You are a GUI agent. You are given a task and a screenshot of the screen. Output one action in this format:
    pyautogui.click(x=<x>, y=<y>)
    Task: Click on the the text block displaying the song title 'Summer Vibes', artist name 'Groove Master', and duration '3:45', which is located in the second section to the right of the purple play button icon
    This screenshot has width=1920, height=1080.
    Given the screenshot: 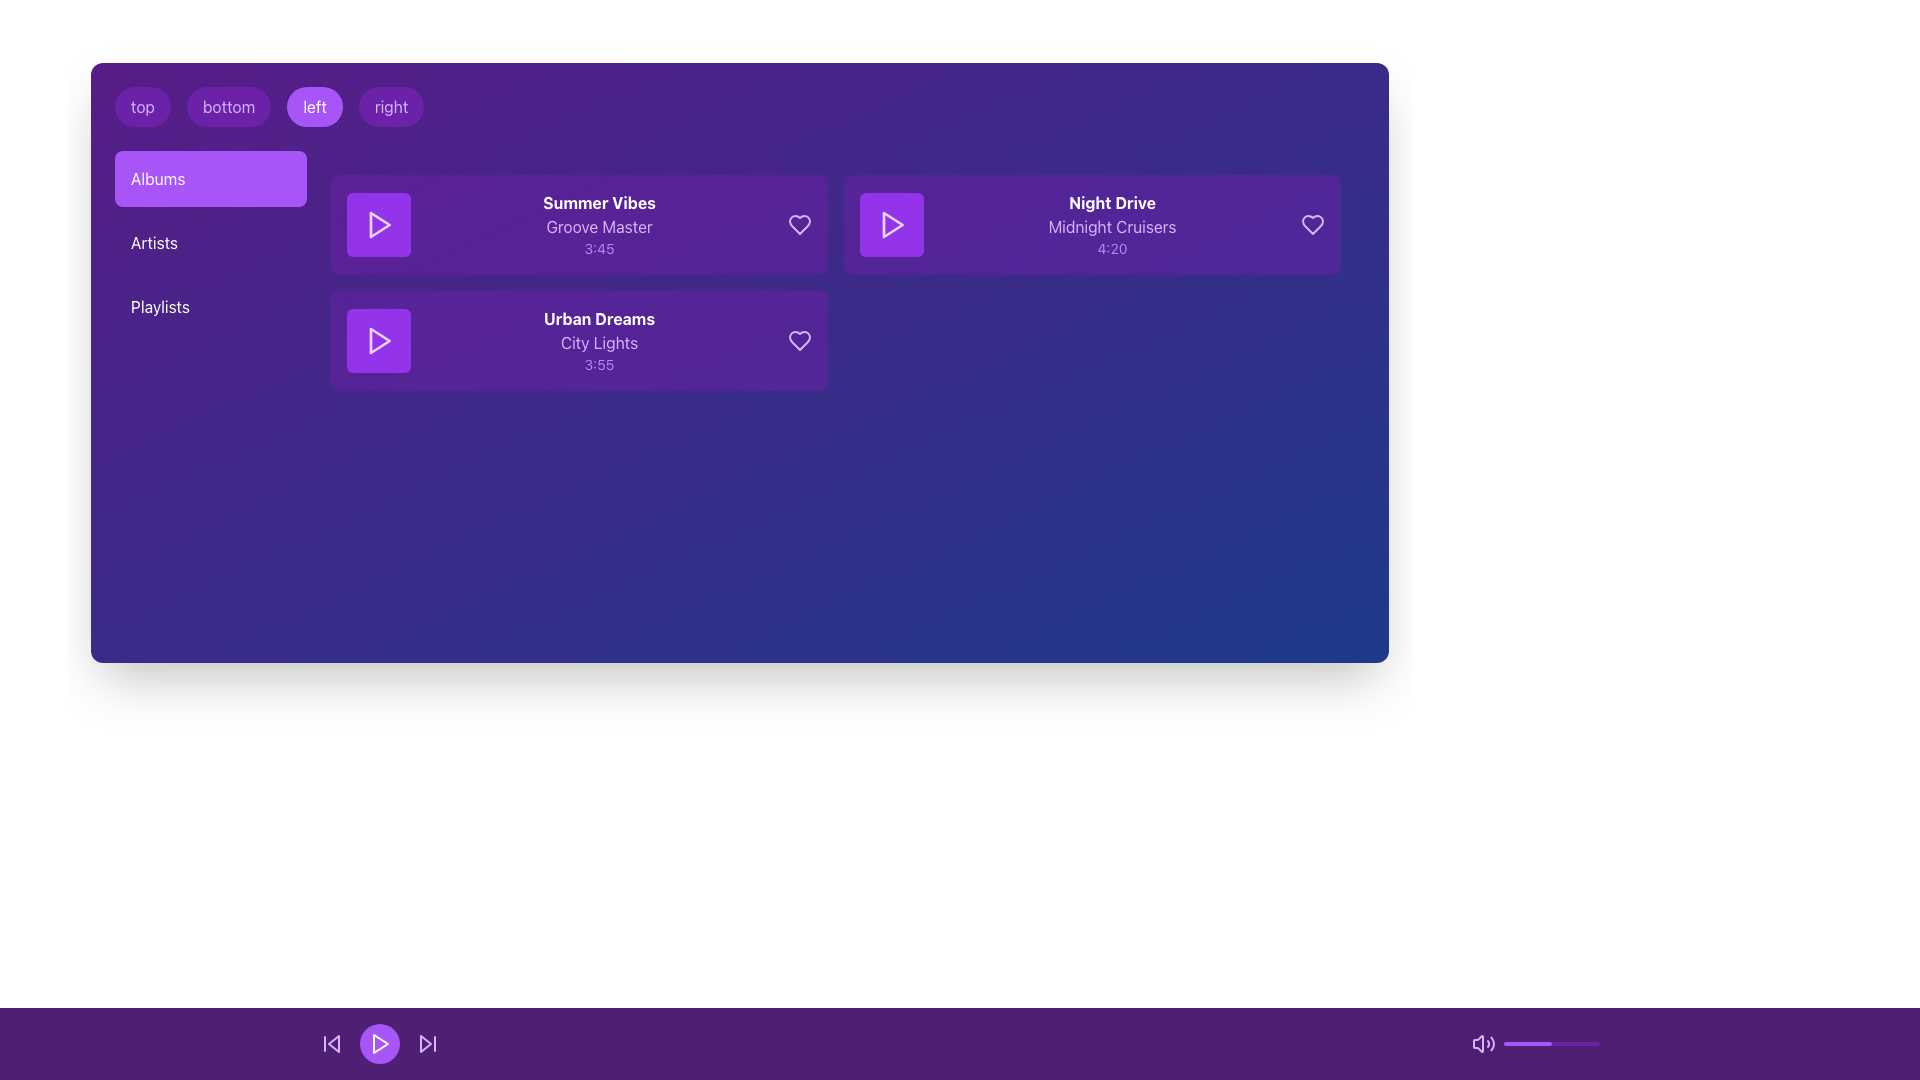 What is the action you would take?
    pyautogui.click(x=598, y=224)
    